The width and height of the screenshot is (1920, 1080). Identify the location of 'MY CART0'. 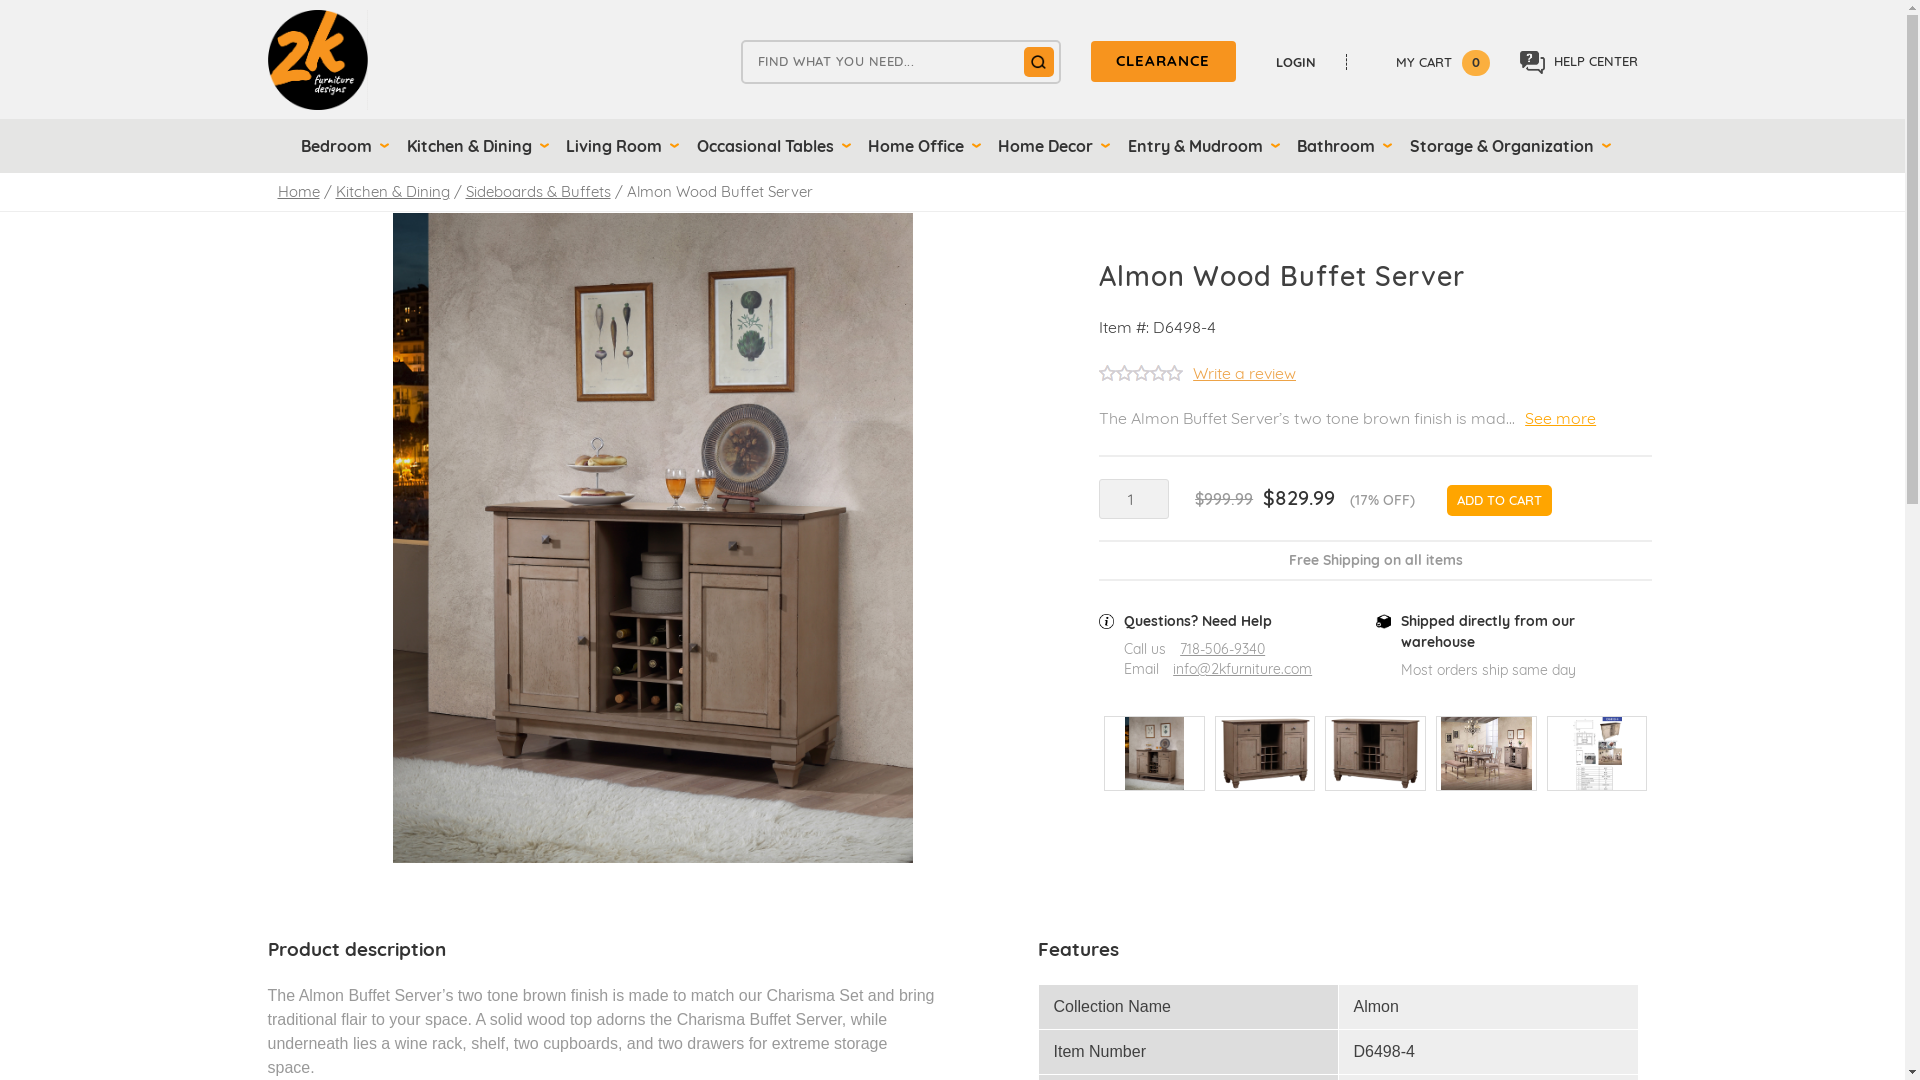
(1428, 60).